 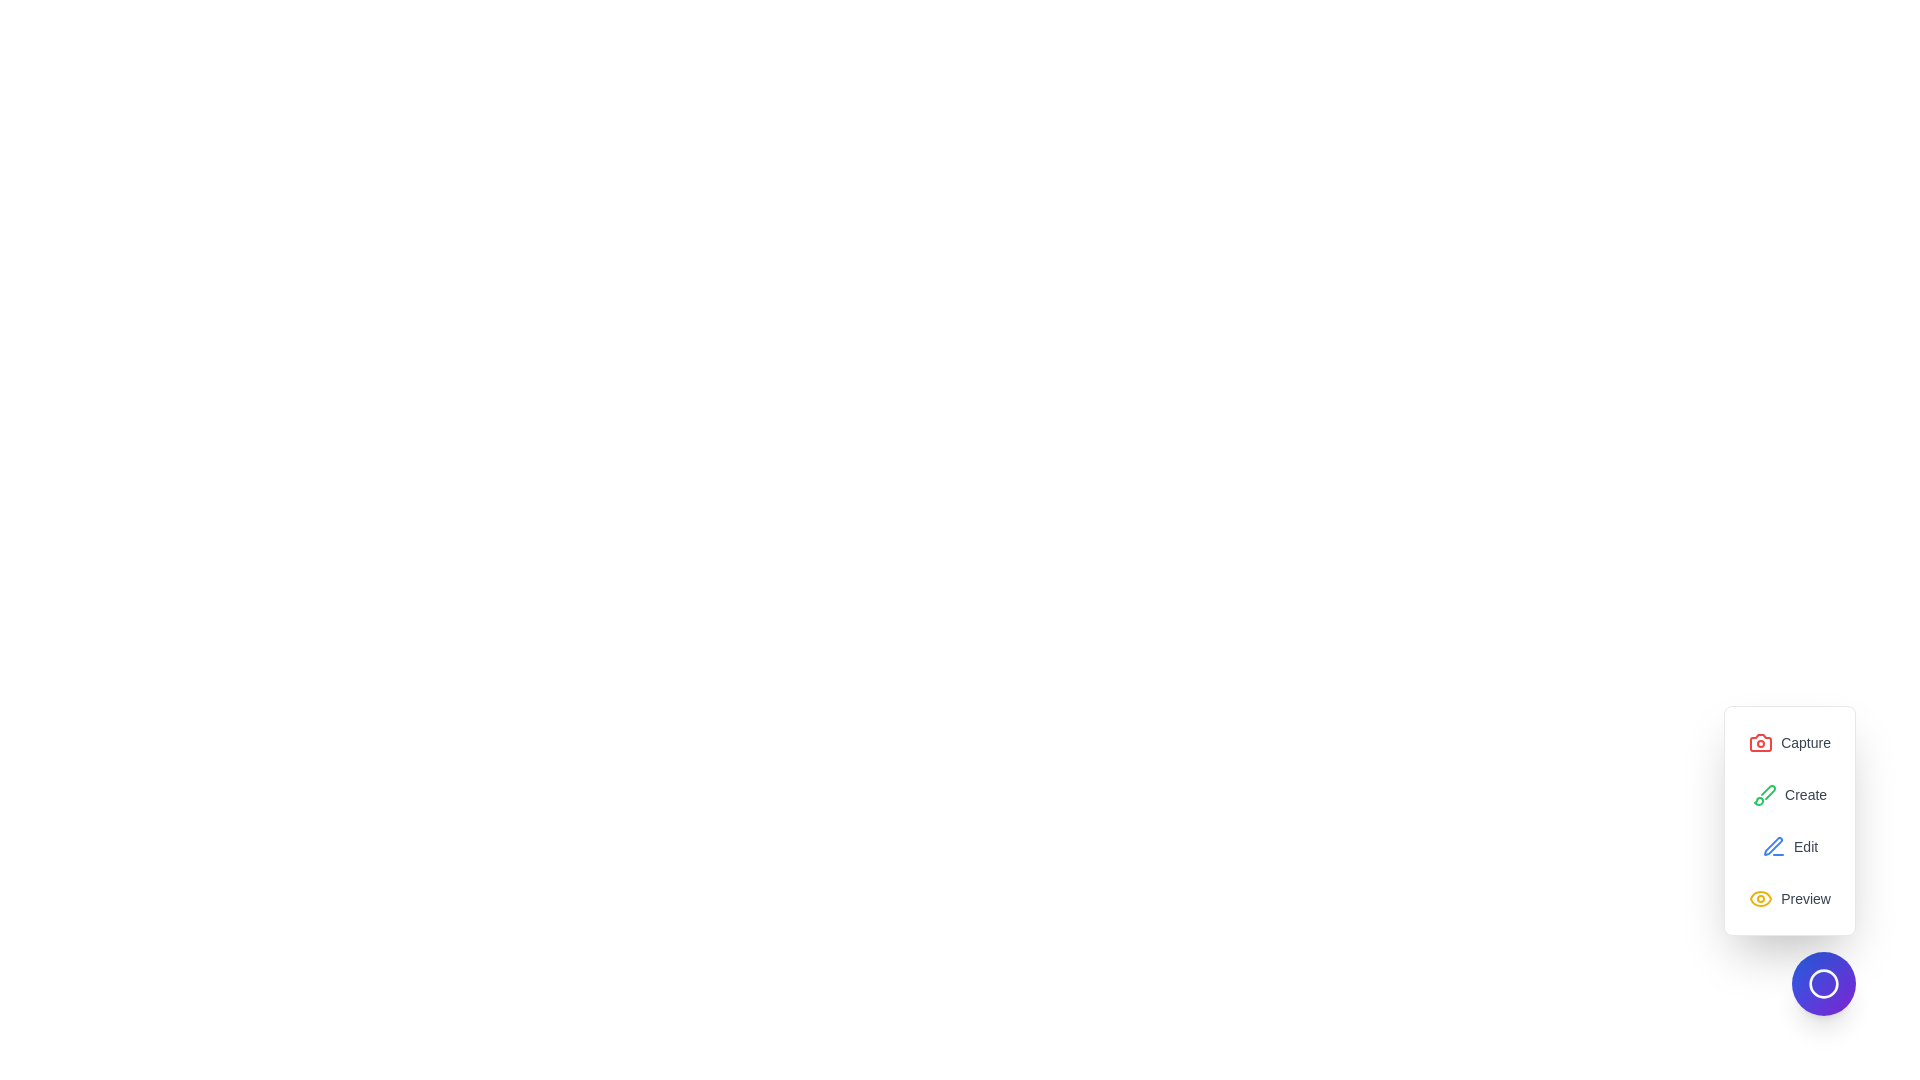 What do you see at coordinates (1790, 743) in the screenshot?
I see `the 'Capture' option in the menu` at bounding box center [1790, 743].